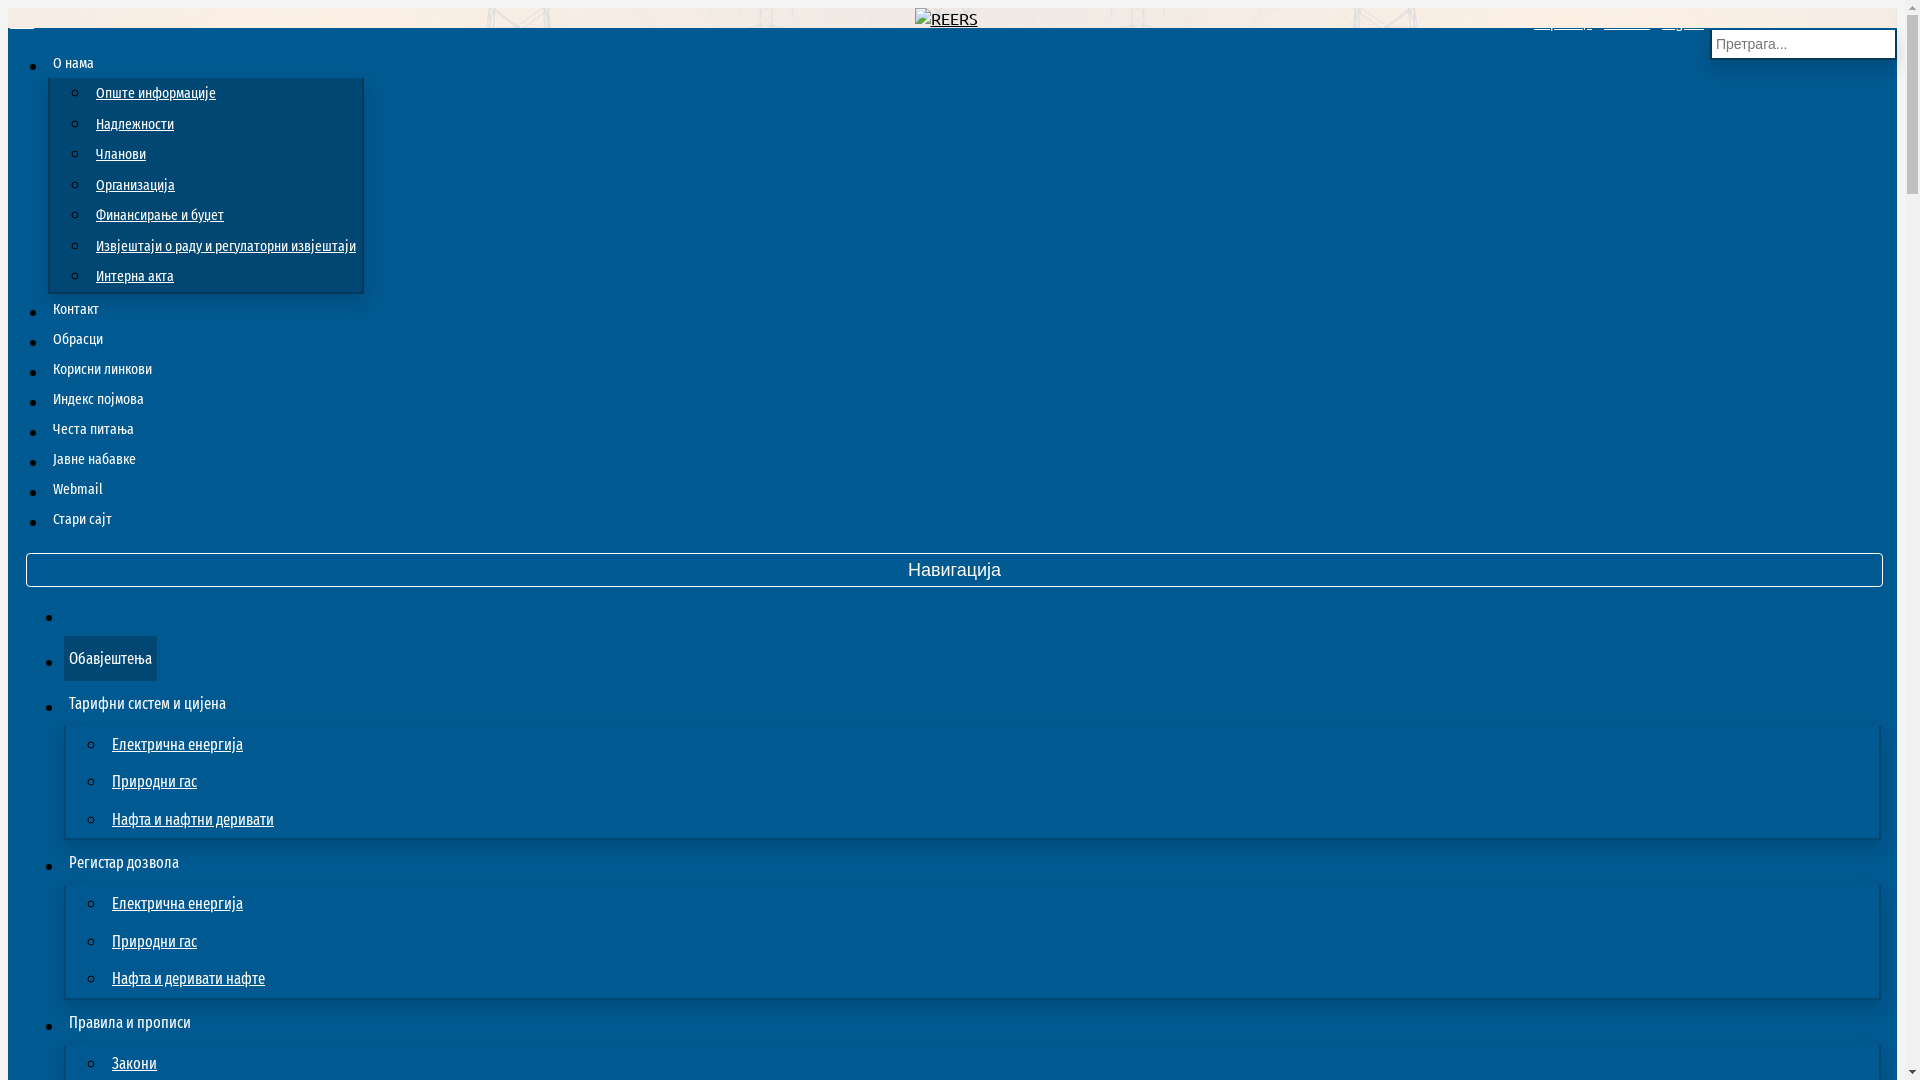 This screenshot has width=1920, height=1080. Describe the element at coordinates (1627, 23) in the screenshot. I see `'Latinica'` at that location.